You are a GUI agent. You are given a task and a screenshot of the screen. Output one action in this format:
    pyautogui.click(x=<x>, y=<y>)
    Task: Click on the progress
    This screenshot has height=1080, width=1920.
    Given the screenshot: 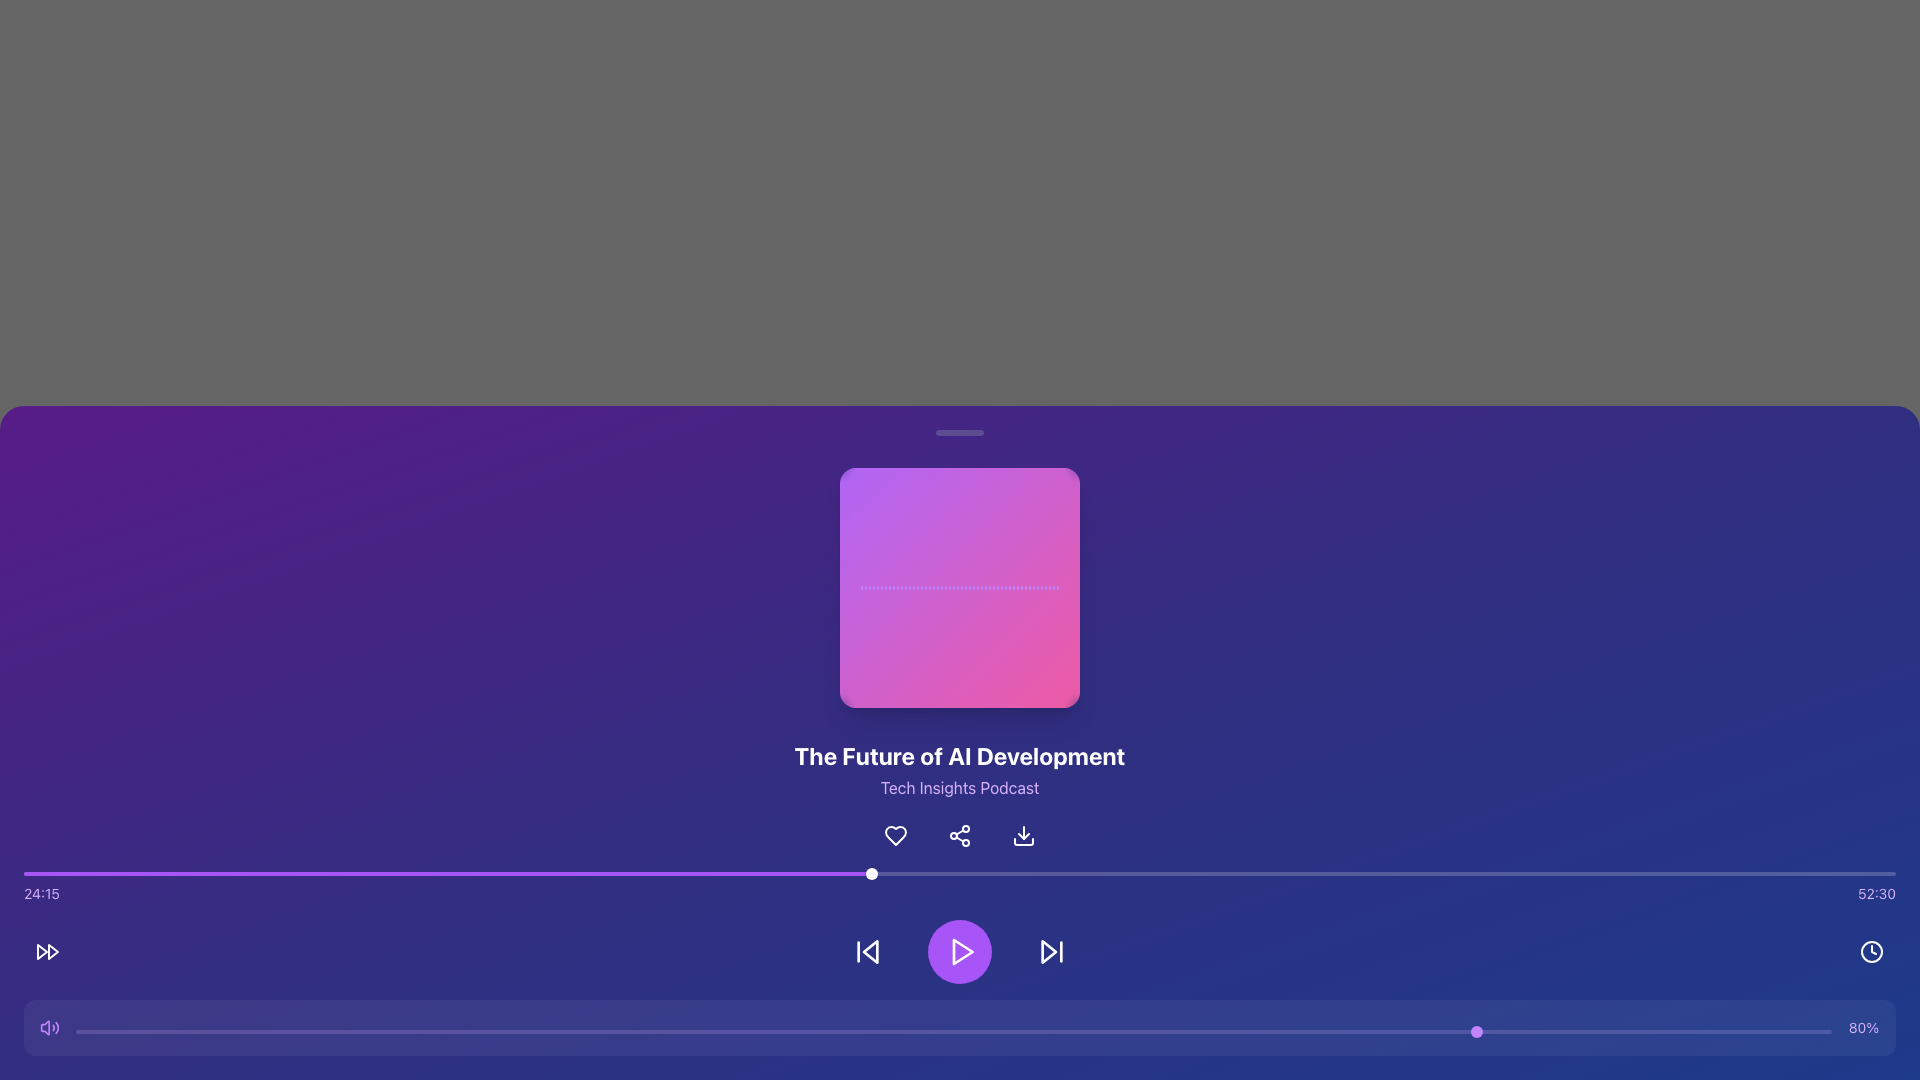 What is the action you would take?
    pyautogui.click(x=780, y=873)
    